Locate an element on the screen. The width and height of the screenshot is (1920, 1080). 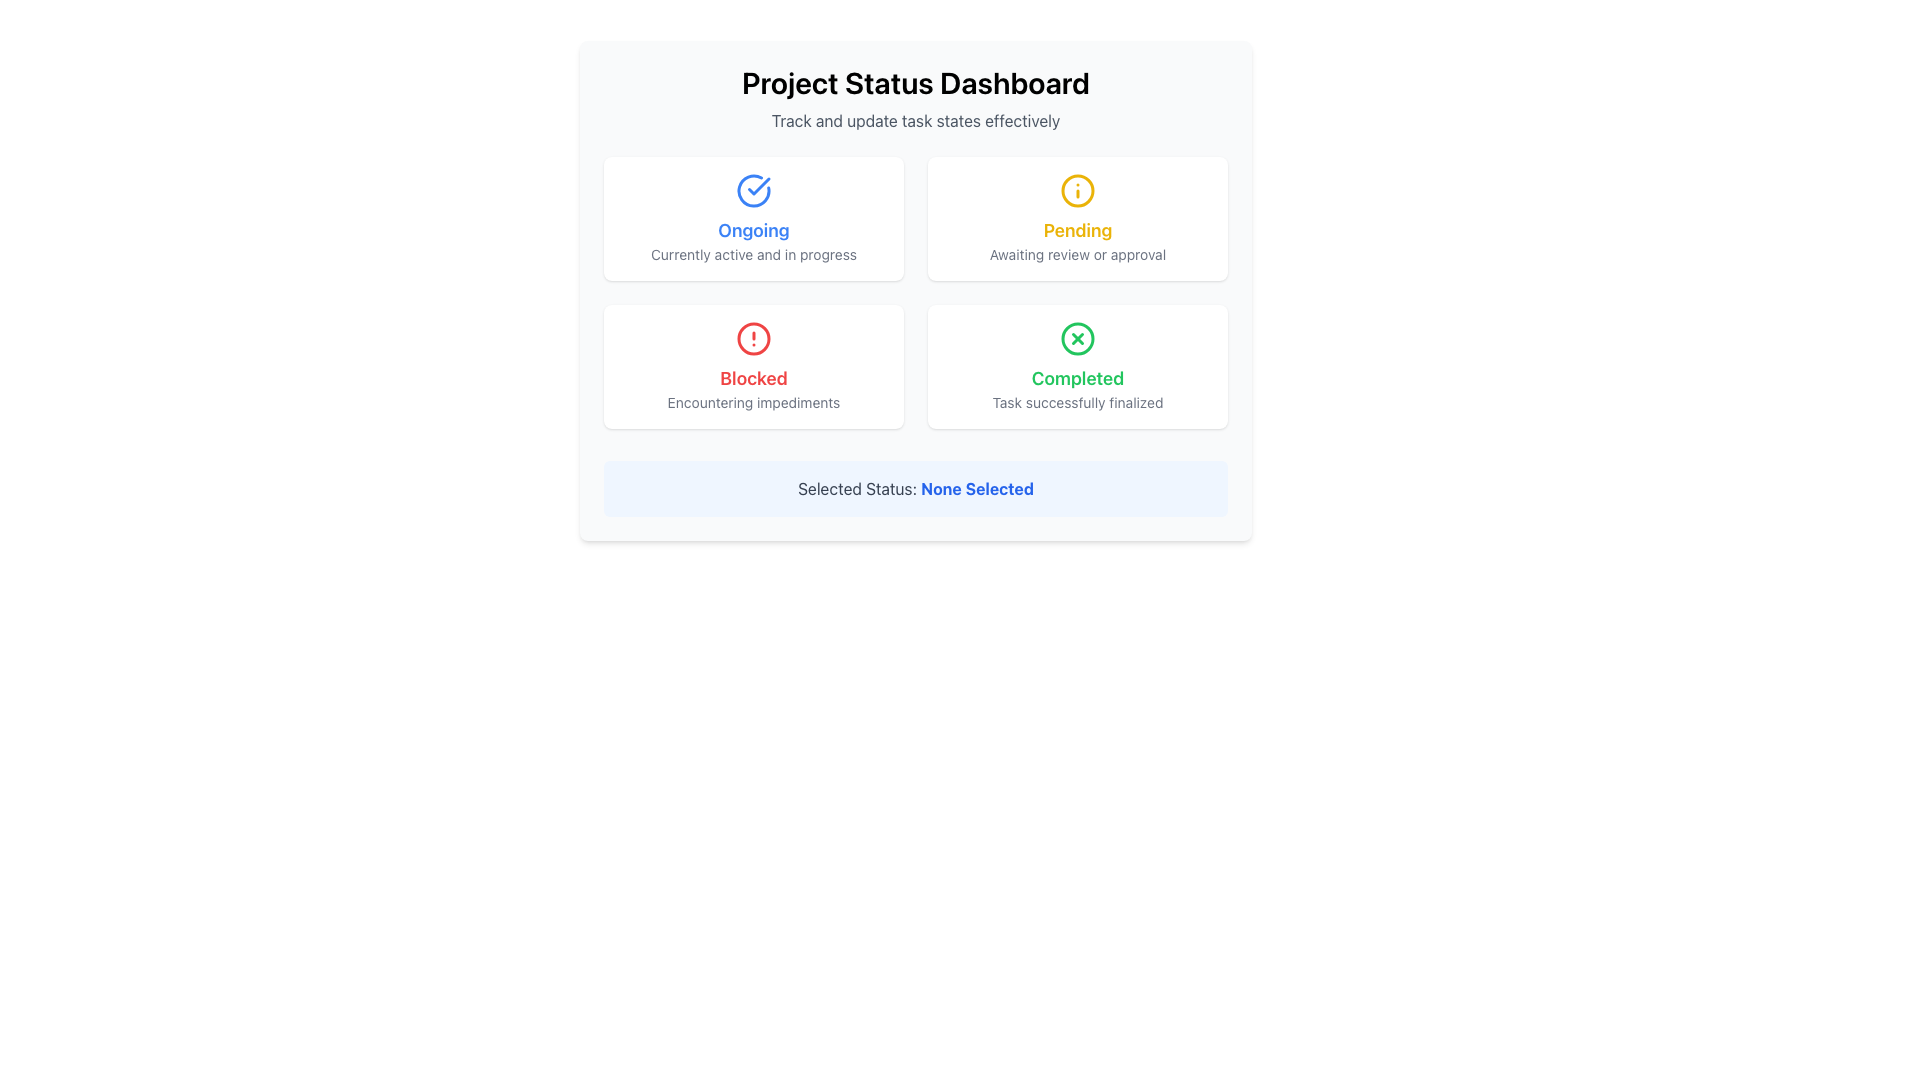
text from the Text Label located at the bottom of the 'Completed' card in the user interface grid is located at coordinates (1077, 402).